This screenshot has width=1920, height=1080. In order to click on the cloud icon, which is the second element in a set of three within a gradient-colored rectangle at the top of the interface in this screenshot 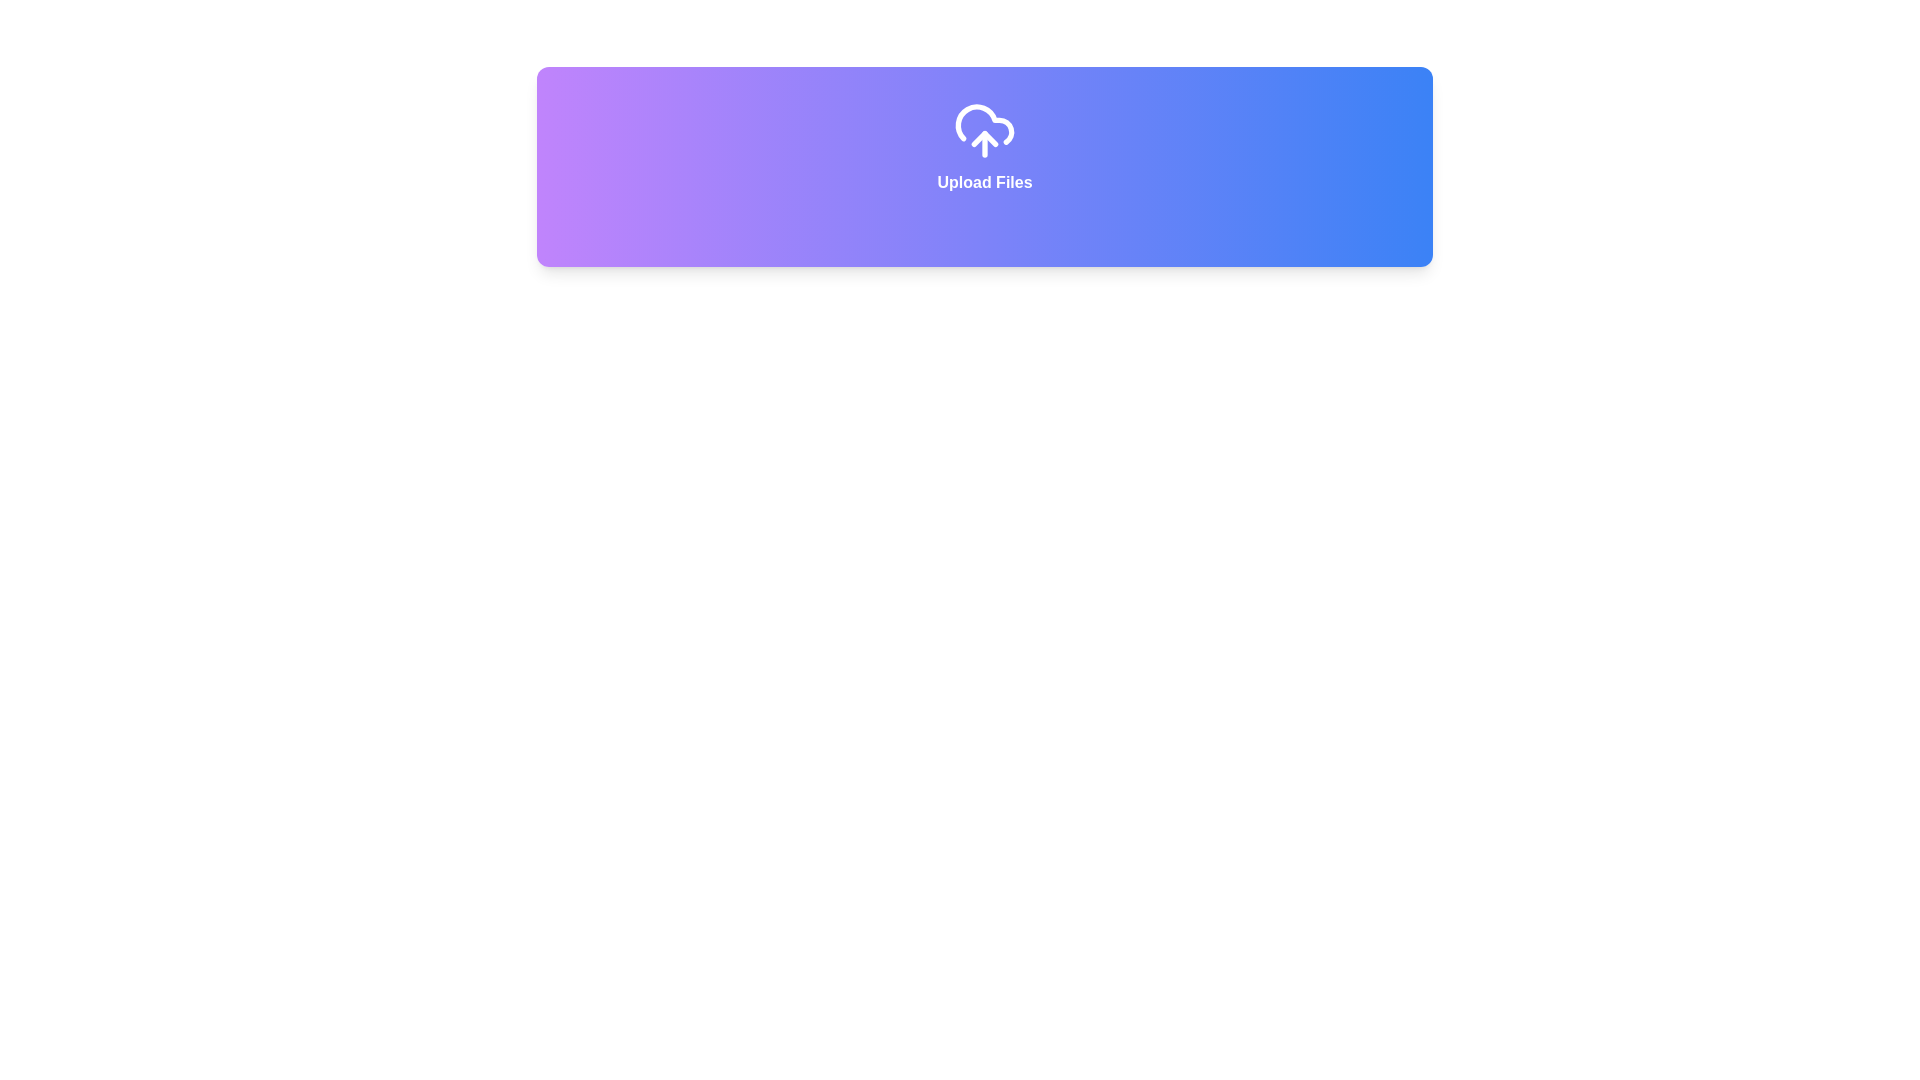, I will do `click(984, 124)`.